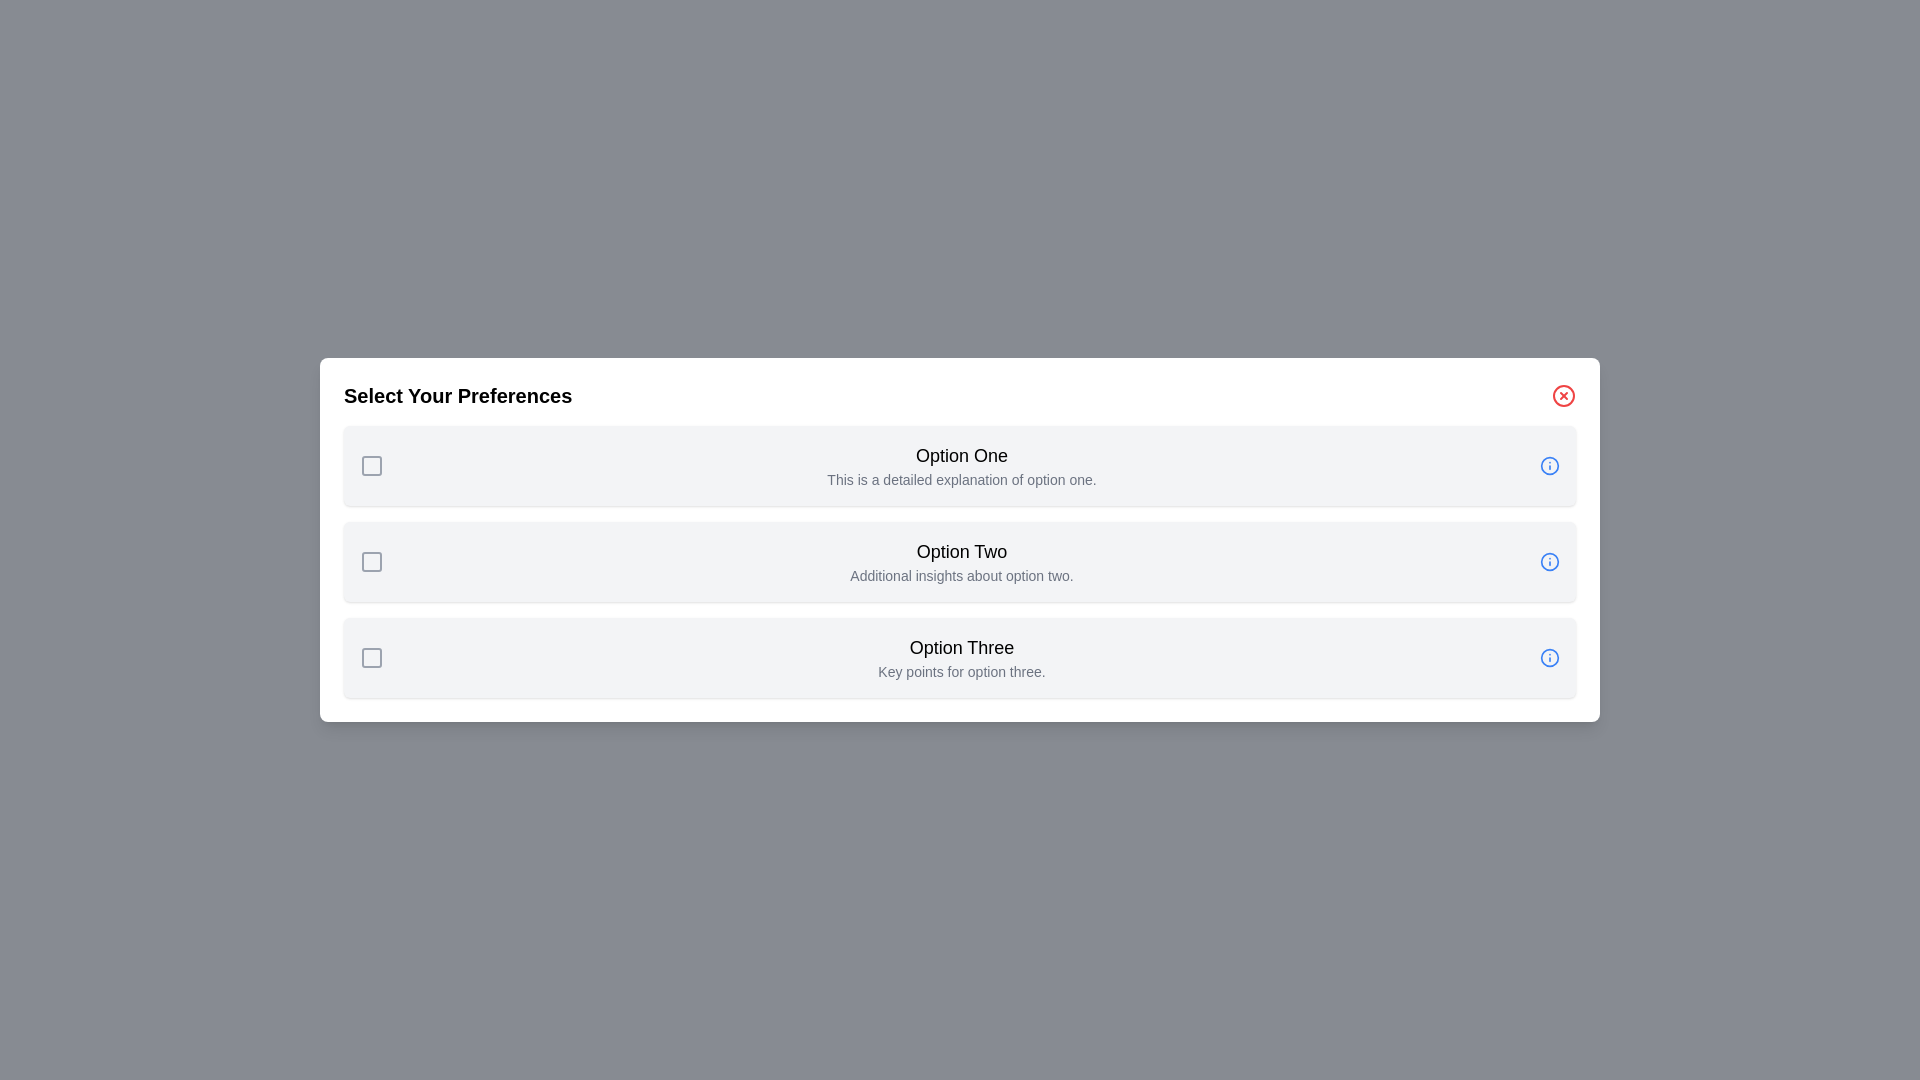 Image resolution: width=1920 pixels, height=1080 pixels. I want to click on the Circle graphic icon located in the second row of options at the right-most edge of the list item, so click(1549, 562).